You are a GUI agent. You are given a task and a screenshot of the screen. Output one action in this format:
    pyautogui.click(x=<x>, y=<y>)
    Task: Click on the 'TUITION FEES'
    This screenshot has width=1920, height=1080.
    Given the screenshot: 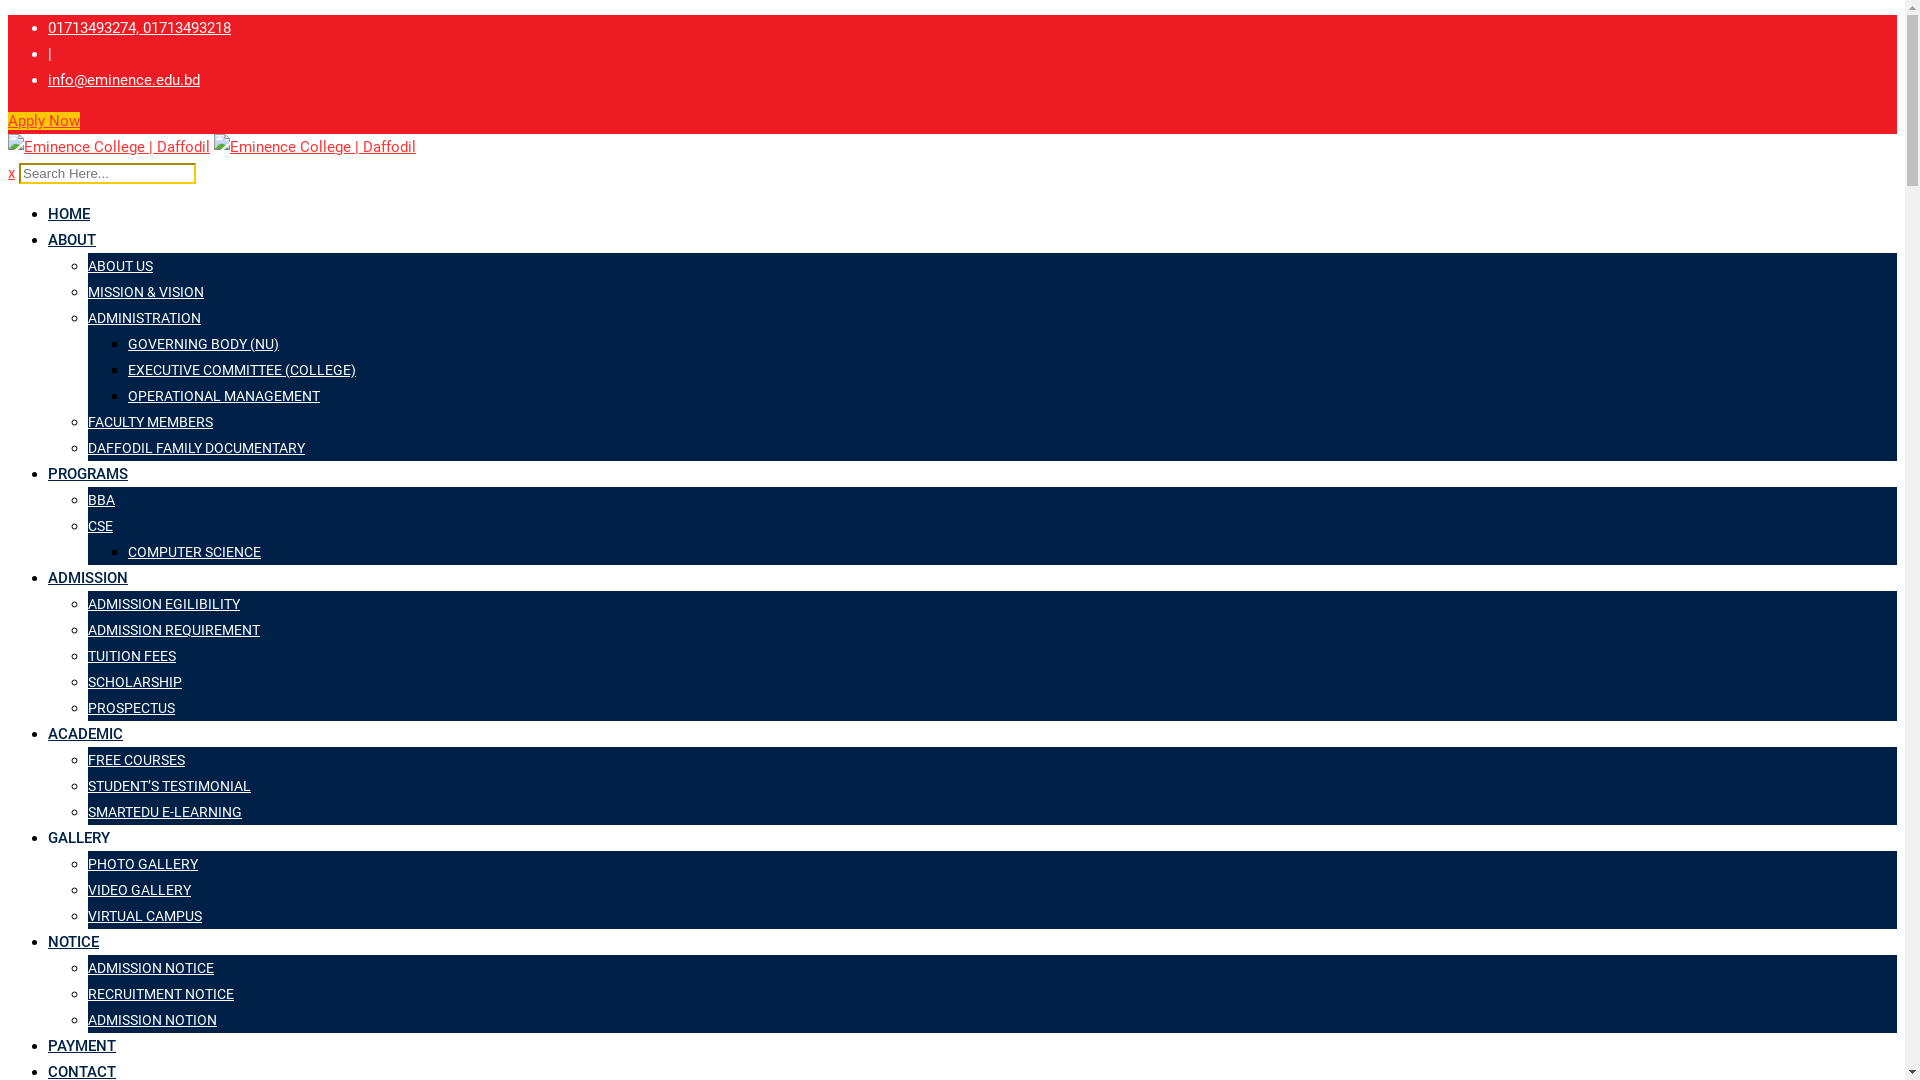 What is the action you would take?
    pyautogui.click(x=130, y=655)
    